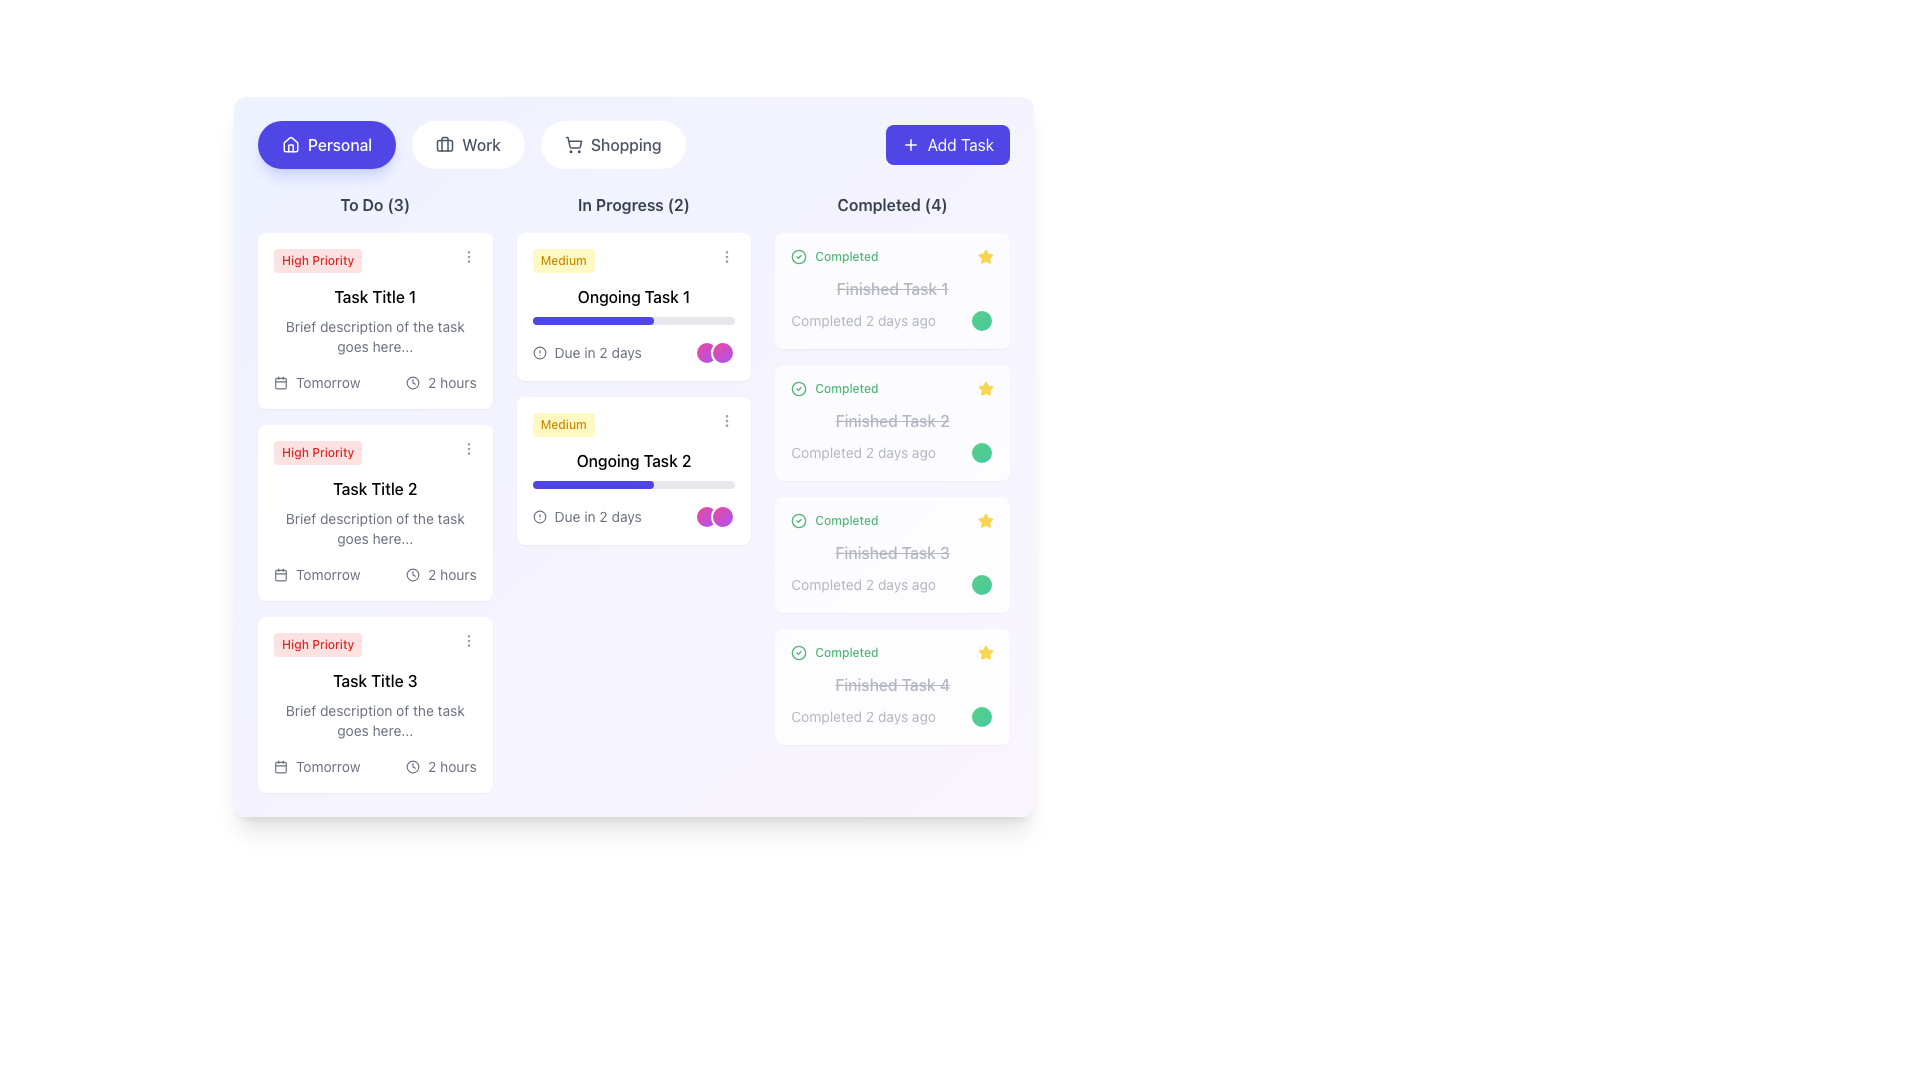 This screenshot has width=1920, height=1080. Describe the element at coordinates (375, 704) in the screenshot. I see `the third high-priority task card in the 'To Do' section to associate it with a category` at that location.